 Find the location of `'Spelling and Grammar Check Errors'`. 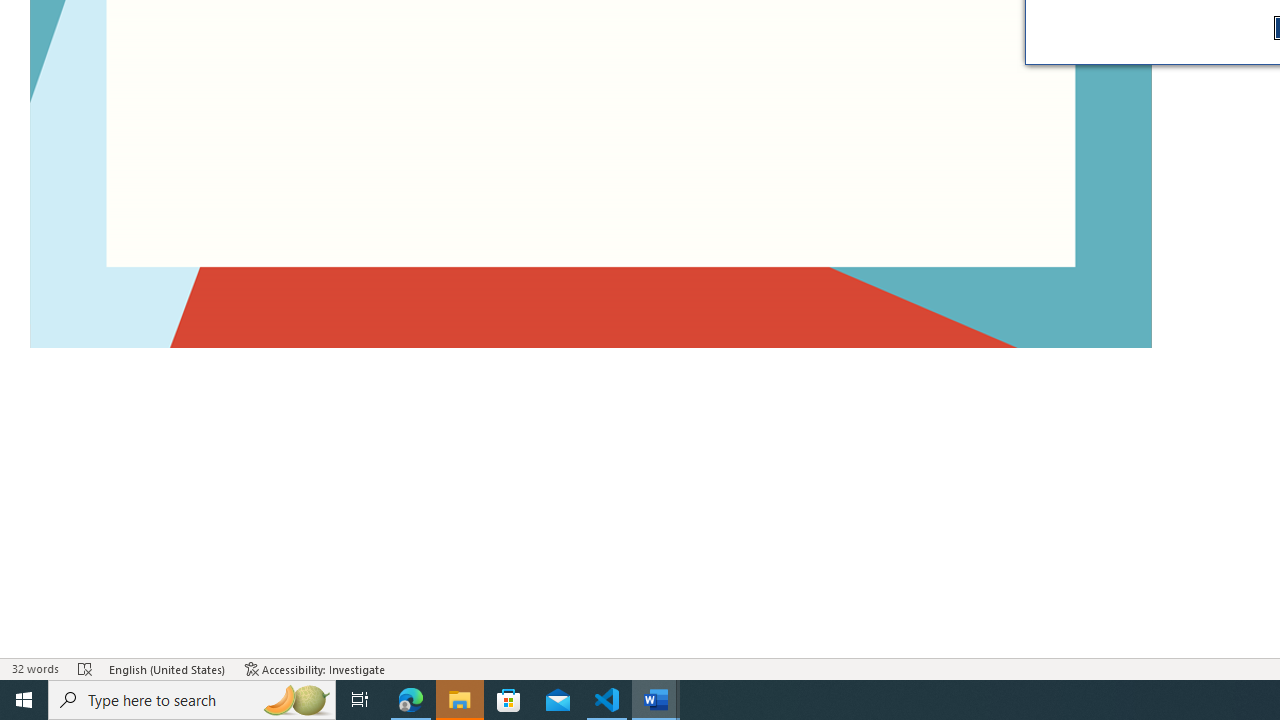

'Spelling and Grammar Check Errors' is located at coordinates (85, 669).